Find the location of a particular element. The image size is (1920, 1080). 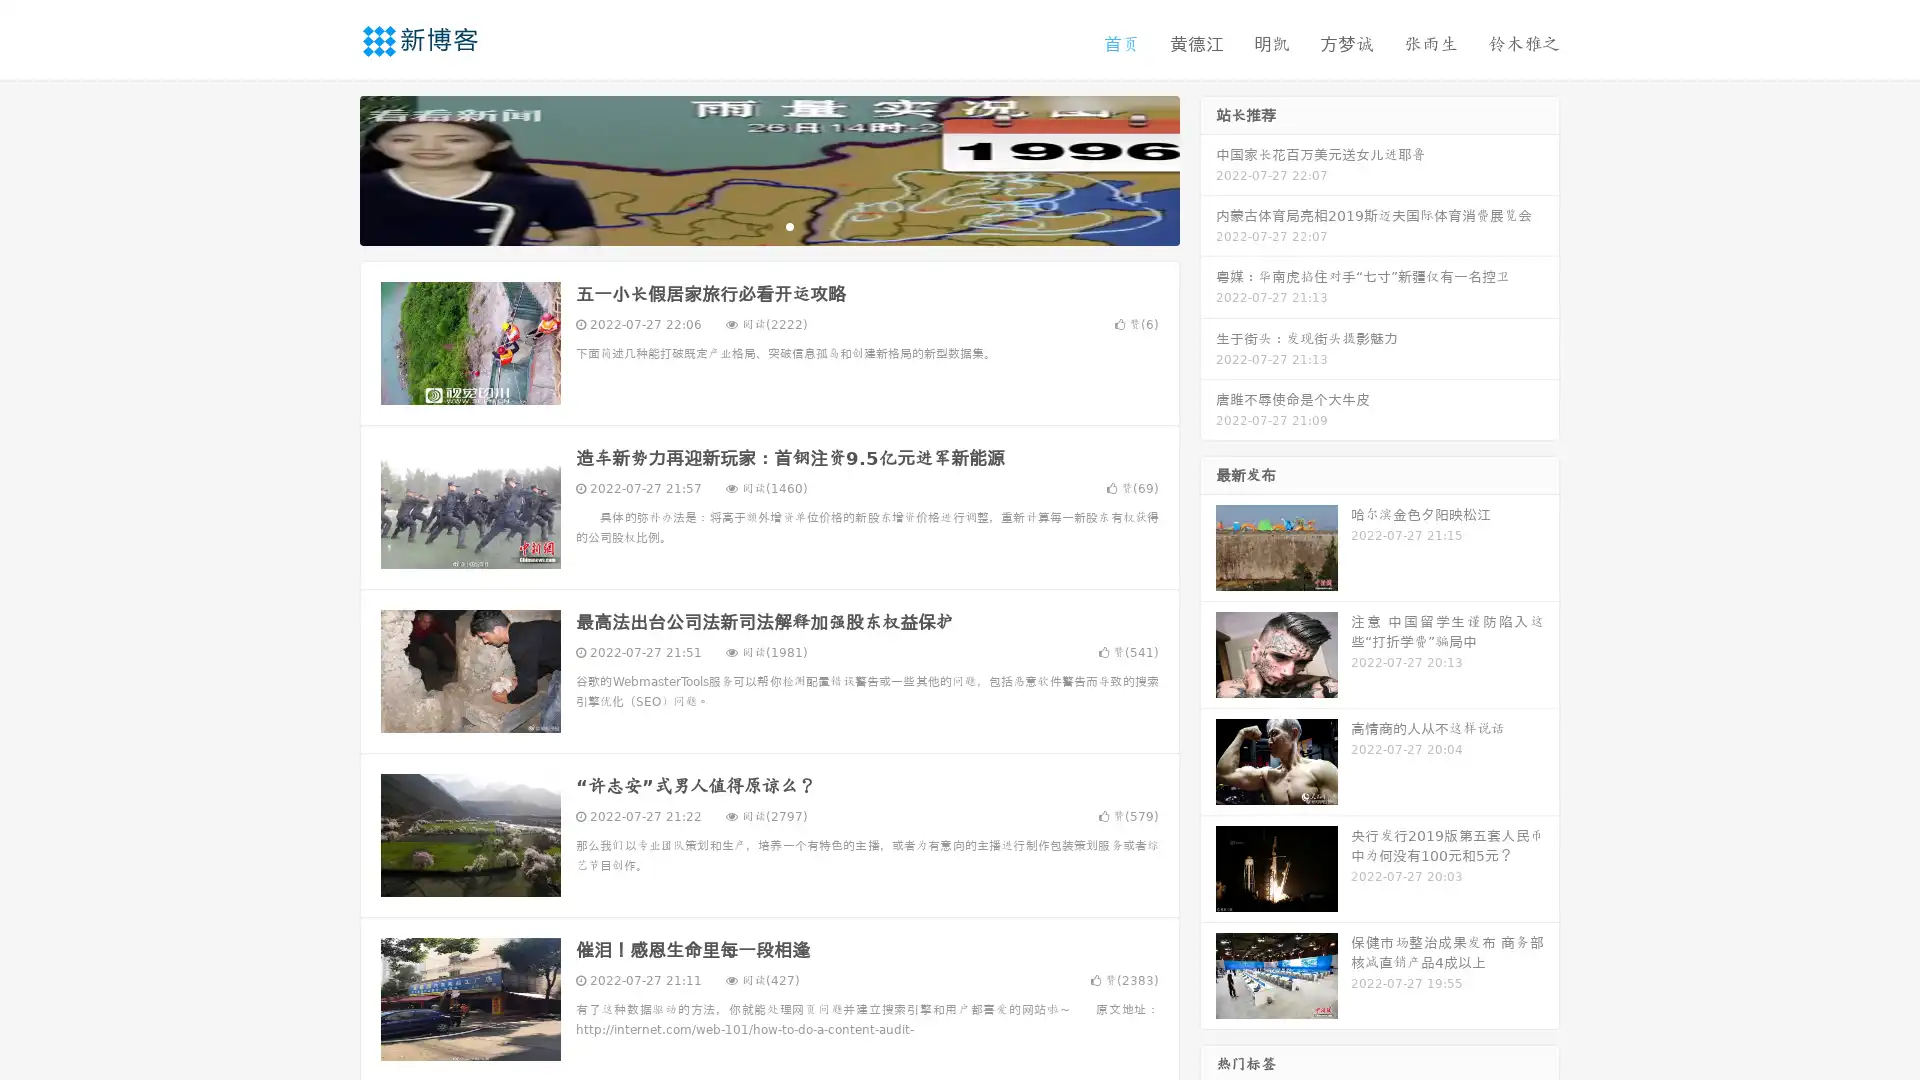

Go to slide 2 is located at coordinates (768, 225).